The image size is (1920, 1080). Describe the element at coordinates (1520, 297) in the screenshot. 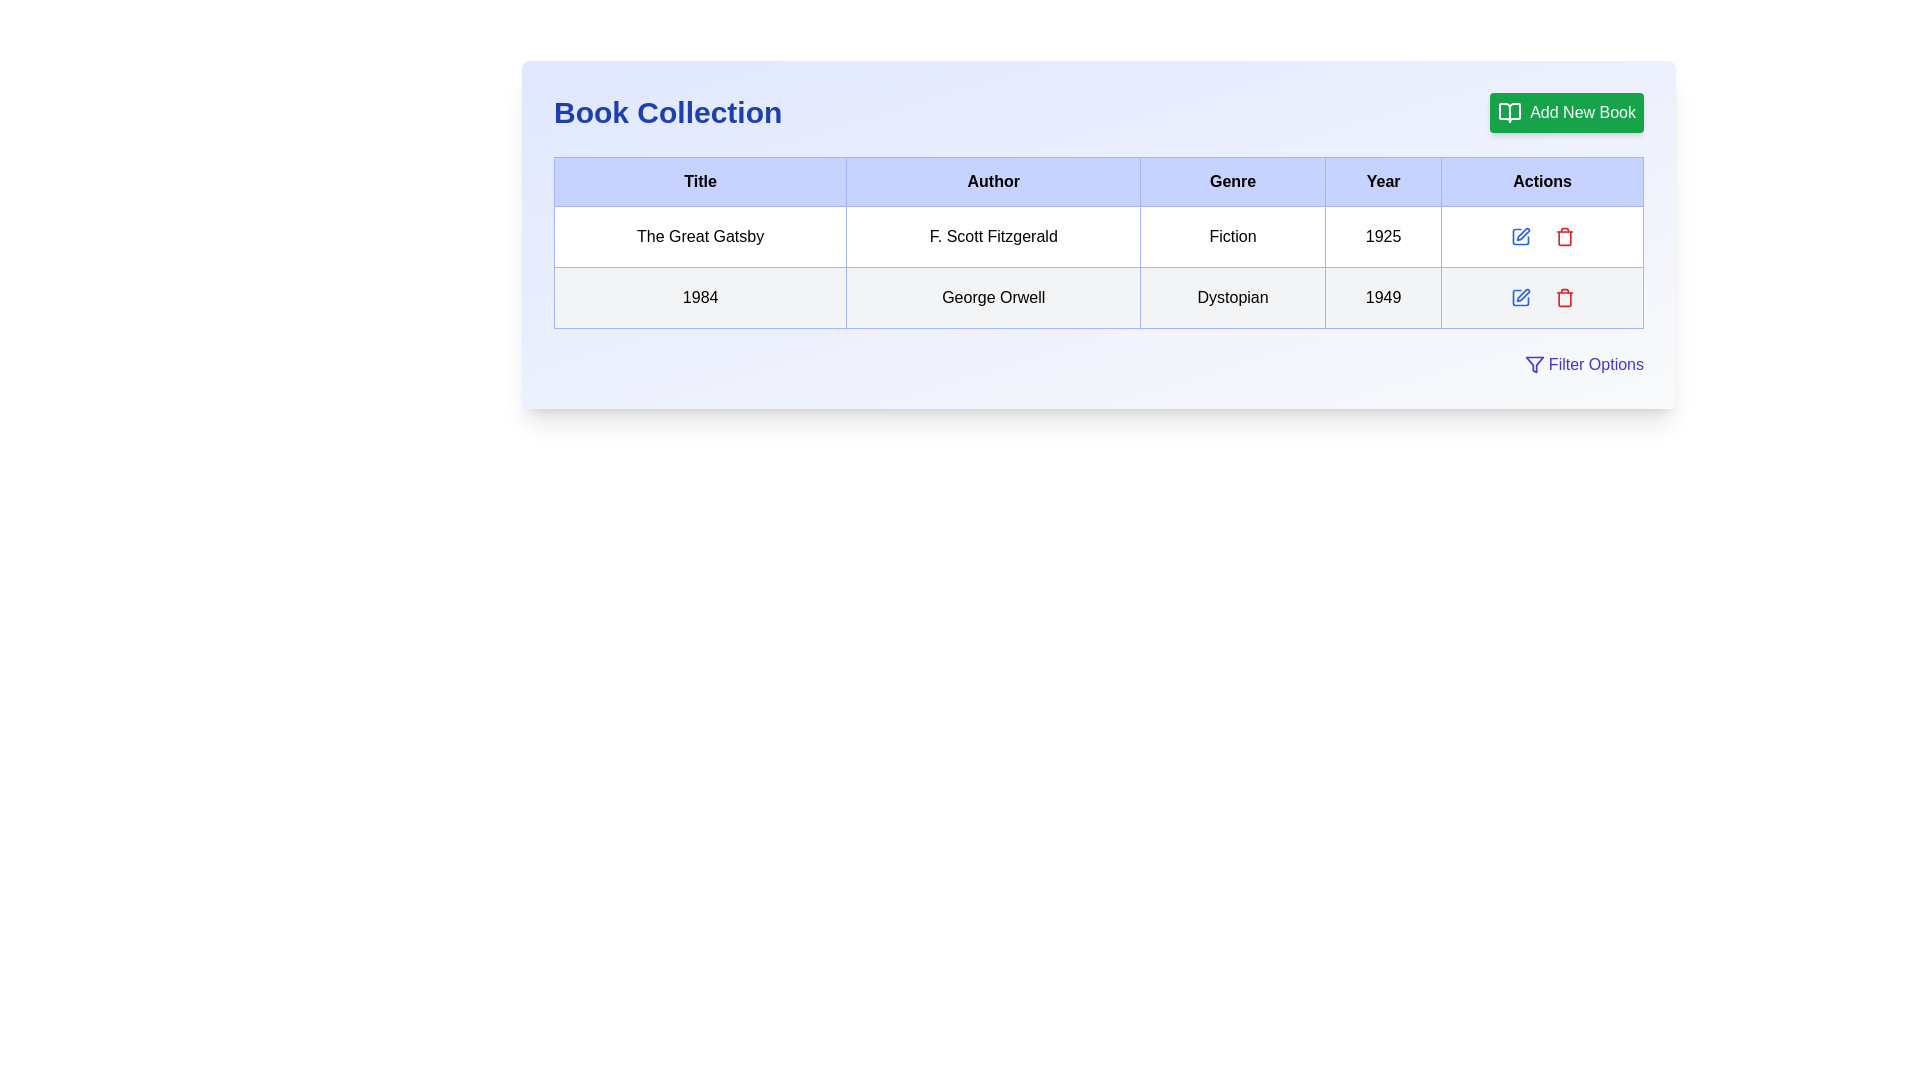

I see `the icon button with edit functionality located in the 'Actions' cell of the second row of the data table` at that location.